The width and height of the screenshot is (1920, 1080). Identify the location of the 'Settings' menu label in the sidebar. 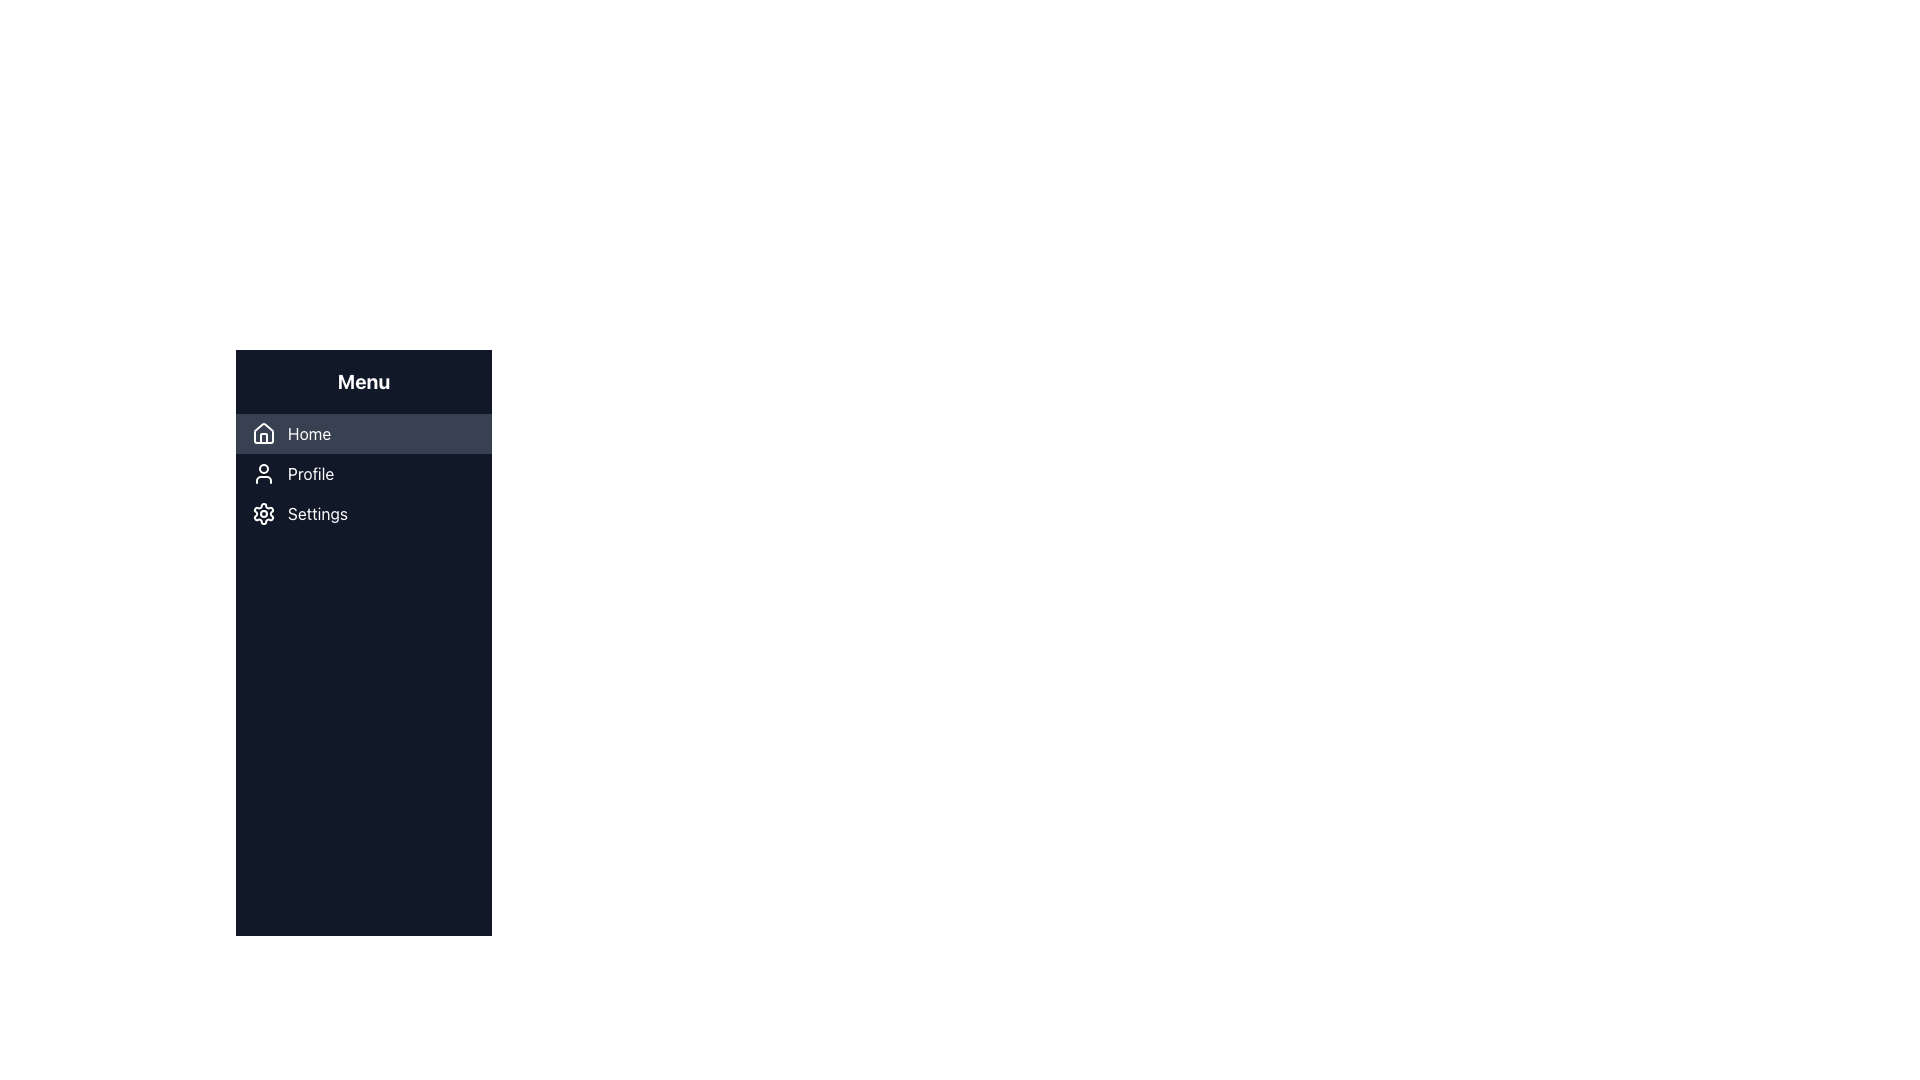
(316, 512).